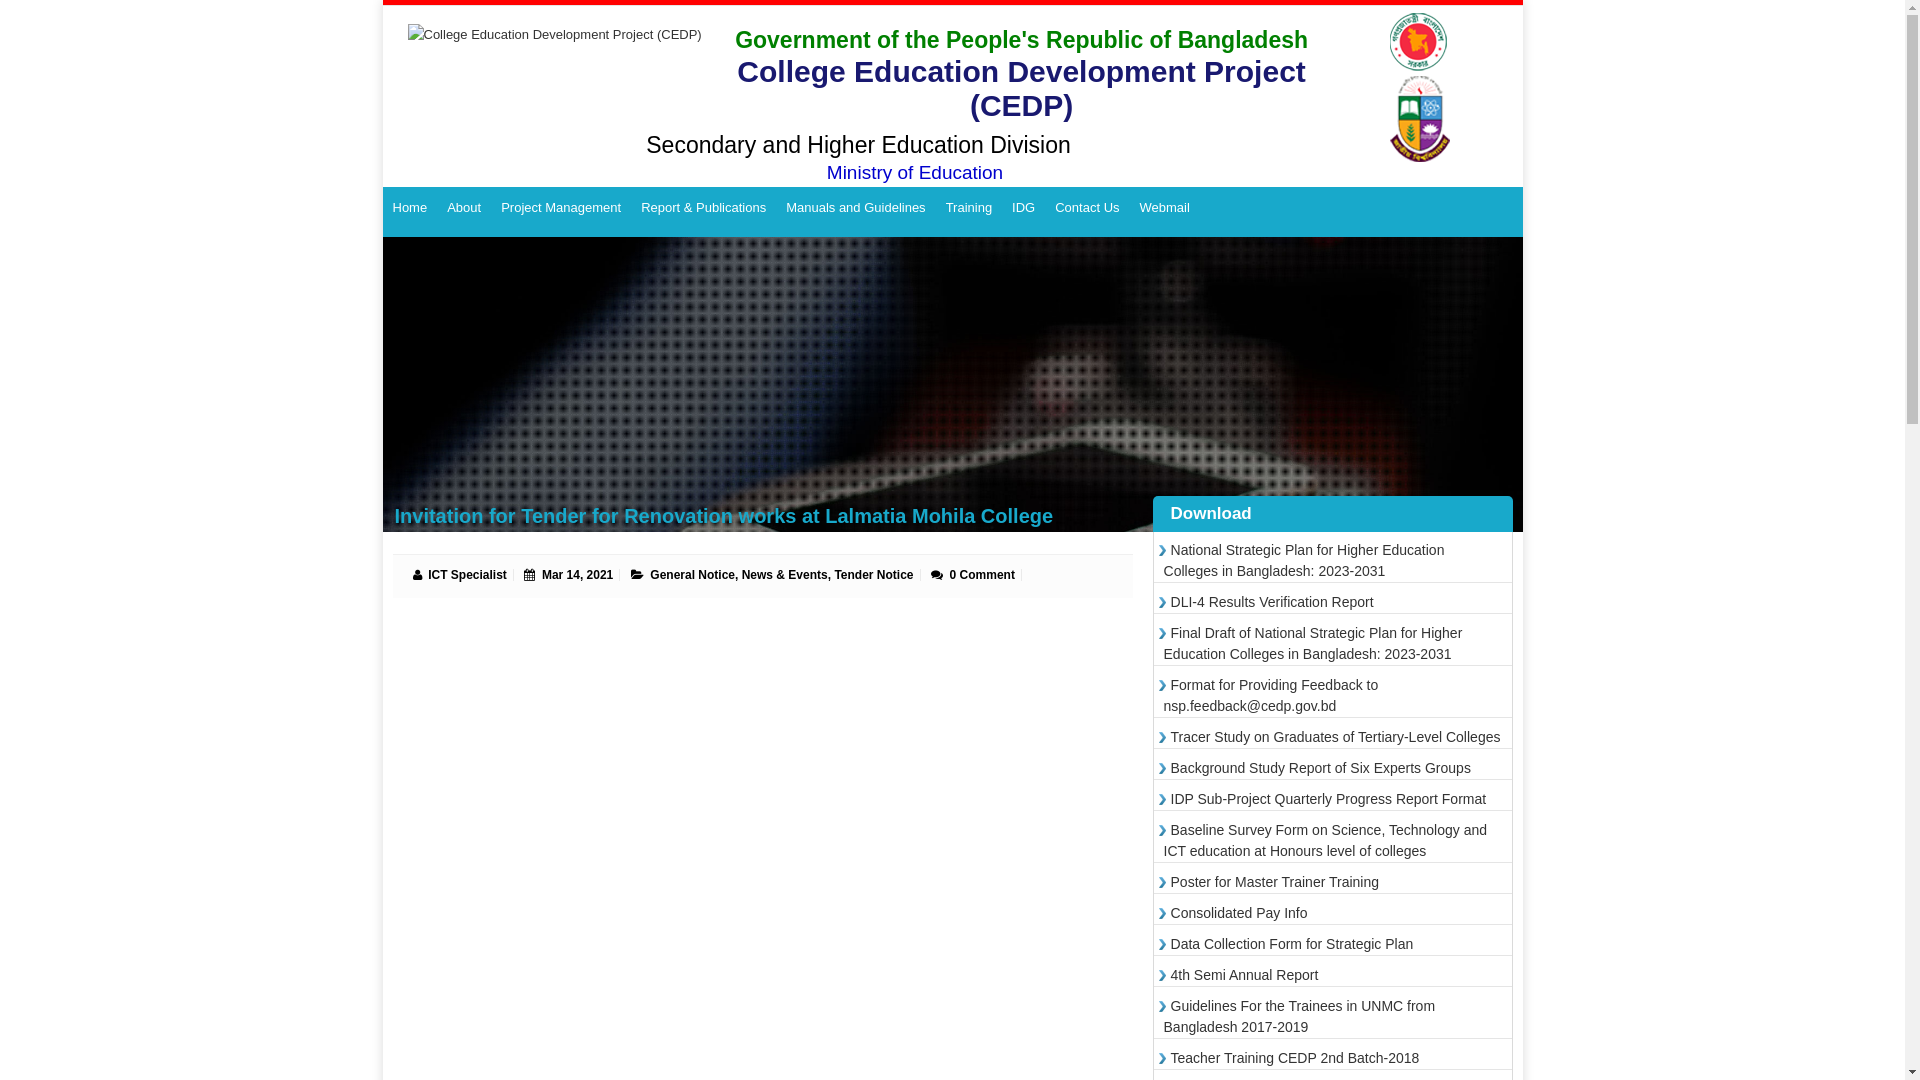 Image resolution: width=1920 pixels, height=1080 pixels. I want to click on 'National University, Bangladesh', so click(1422, 87).